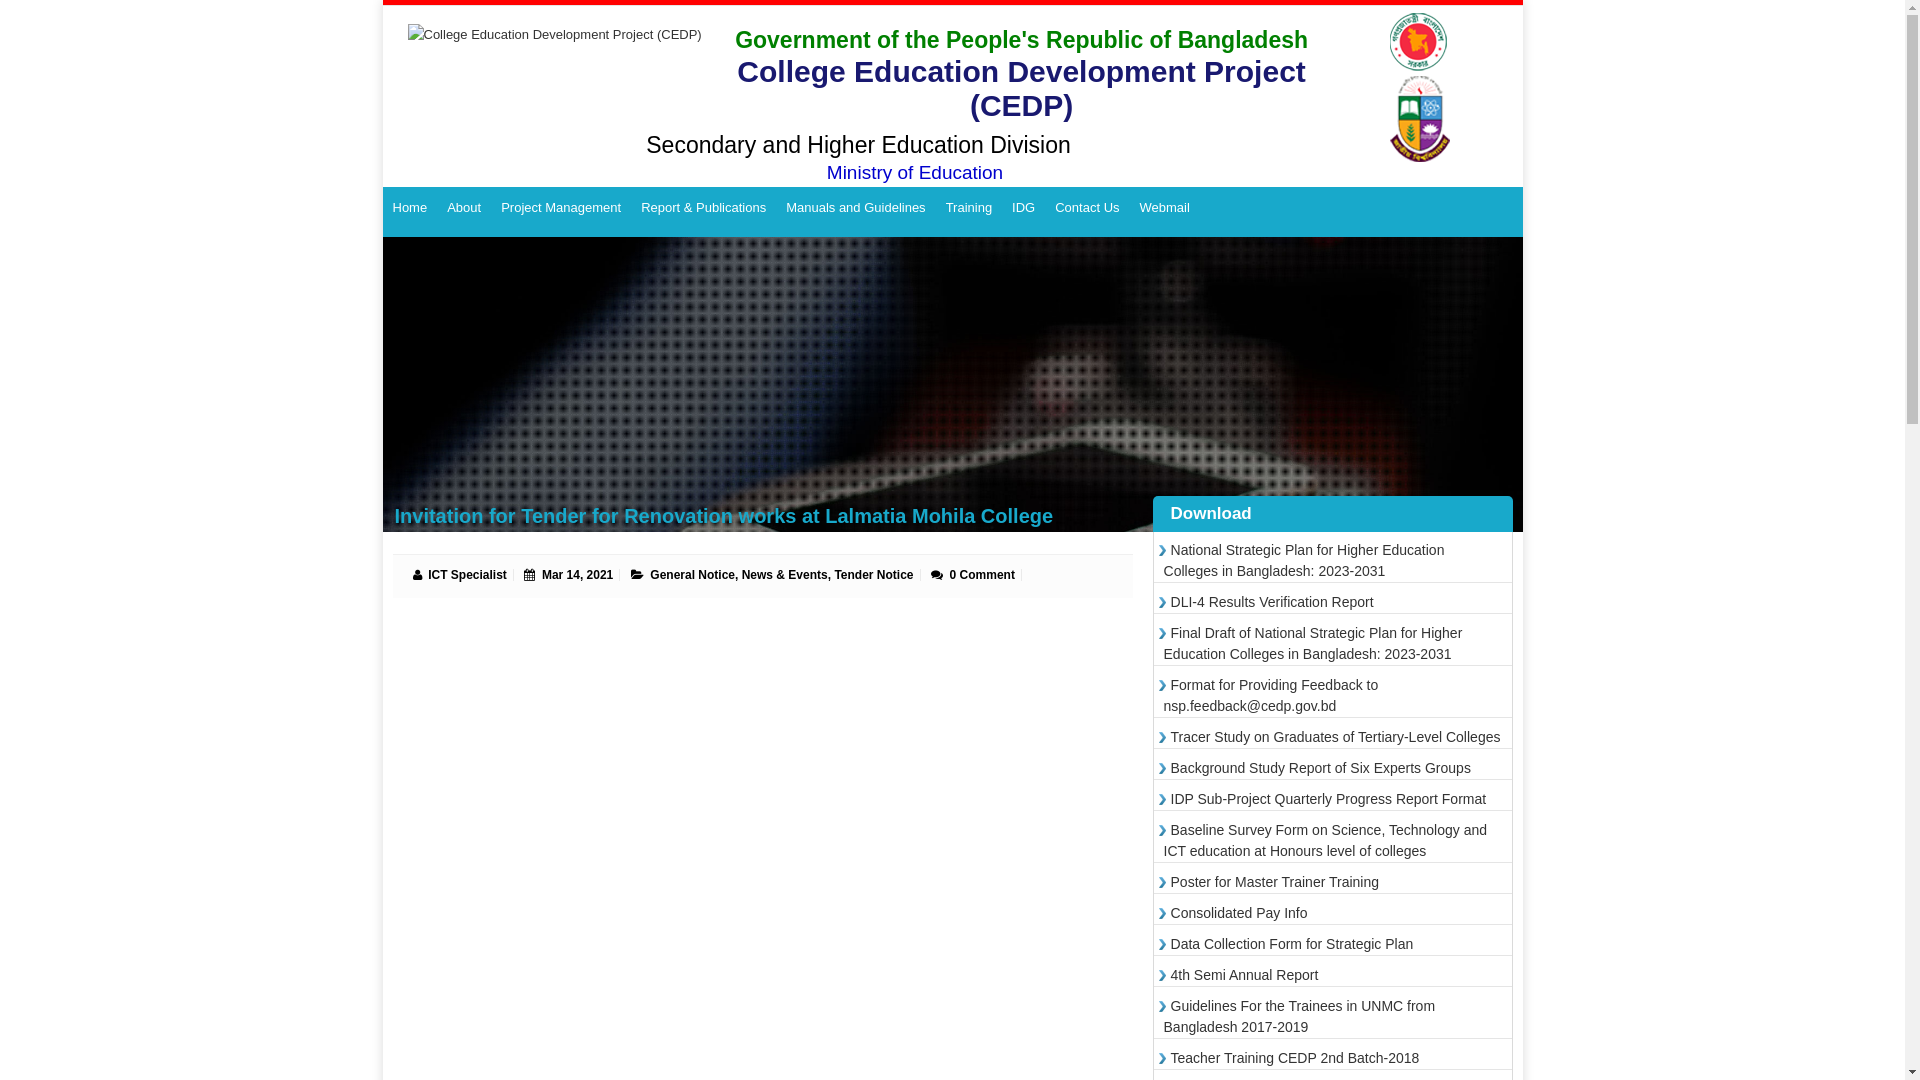 Image resolution: width=1920 pixels, height=1080 pixels. I want to click on 'National University, Bangladesh', so click(1422, 87).